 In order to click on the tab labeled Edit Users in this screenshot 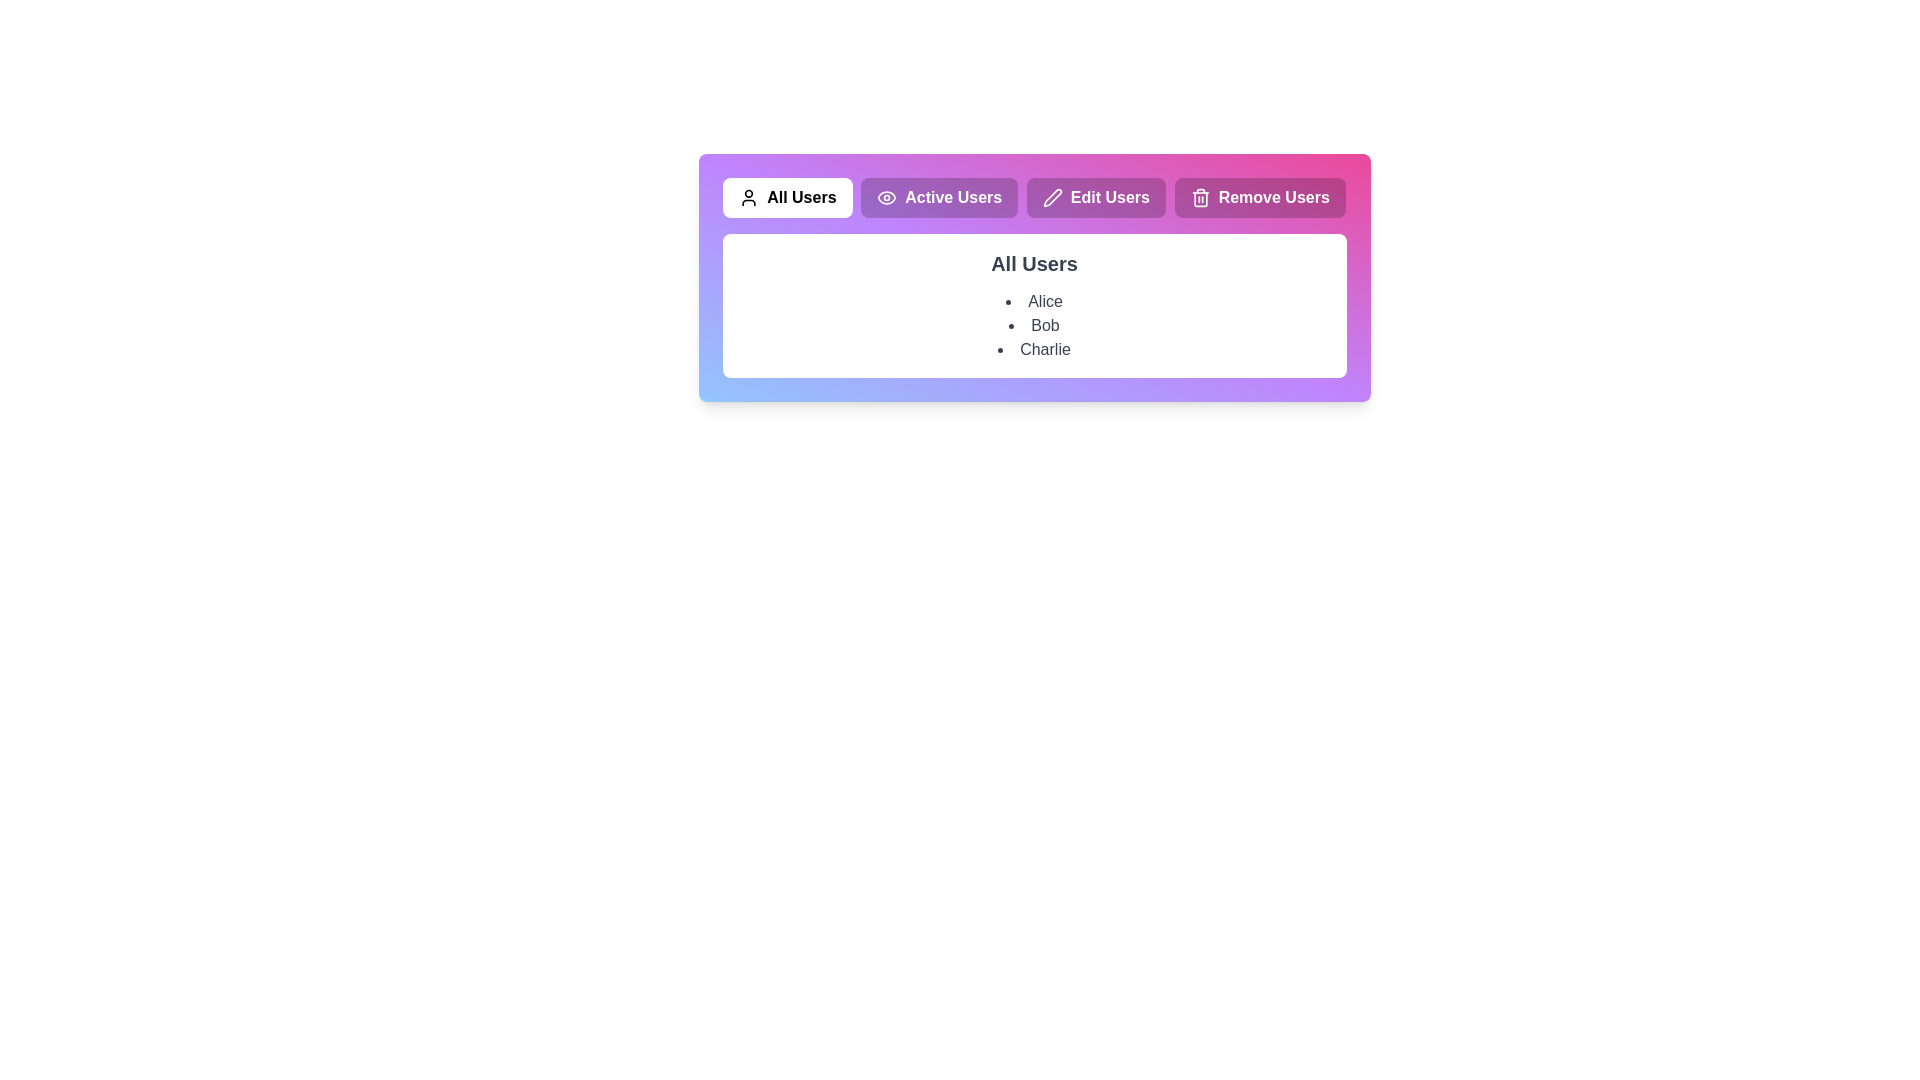, I will do `click(1095, 197)`.